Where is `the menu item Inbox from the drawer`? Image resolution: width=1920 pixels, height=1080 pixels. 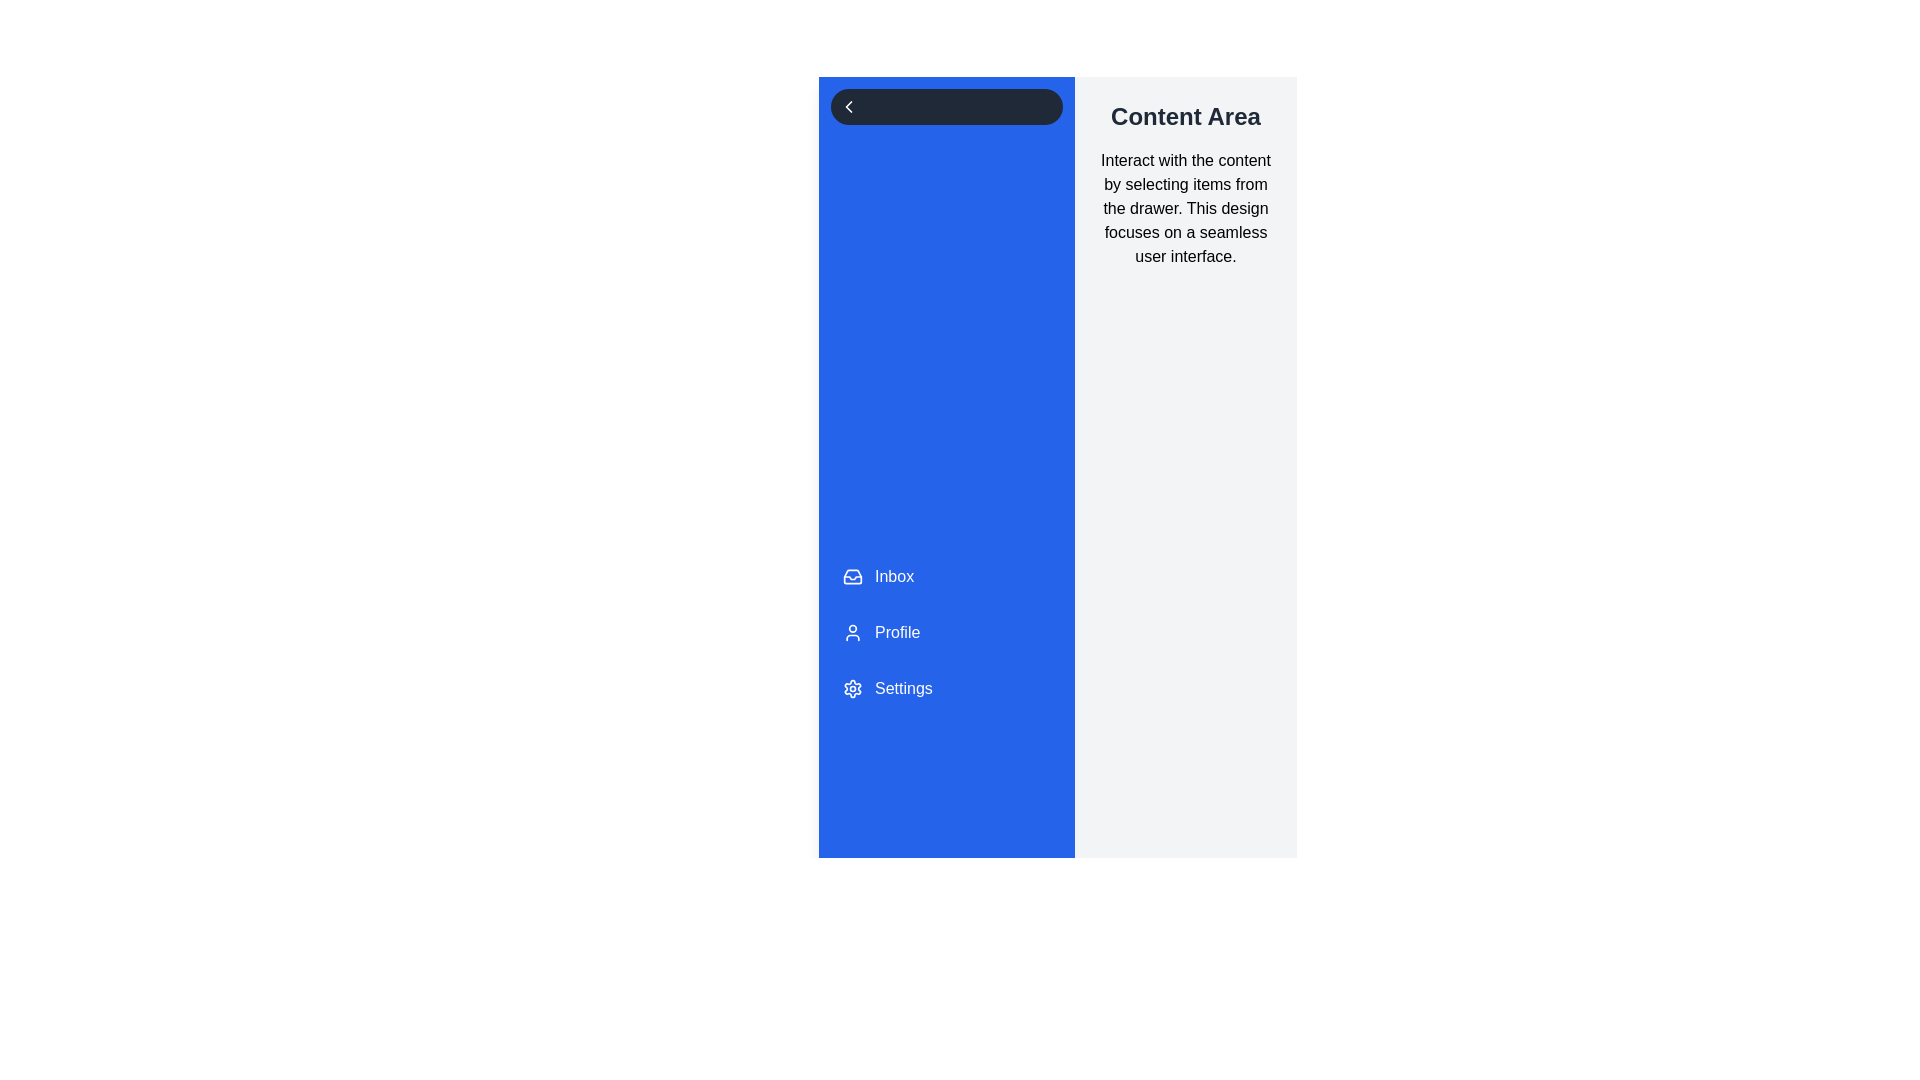
the menu item Inbox from the drawer is located at coordinates (945, 577).